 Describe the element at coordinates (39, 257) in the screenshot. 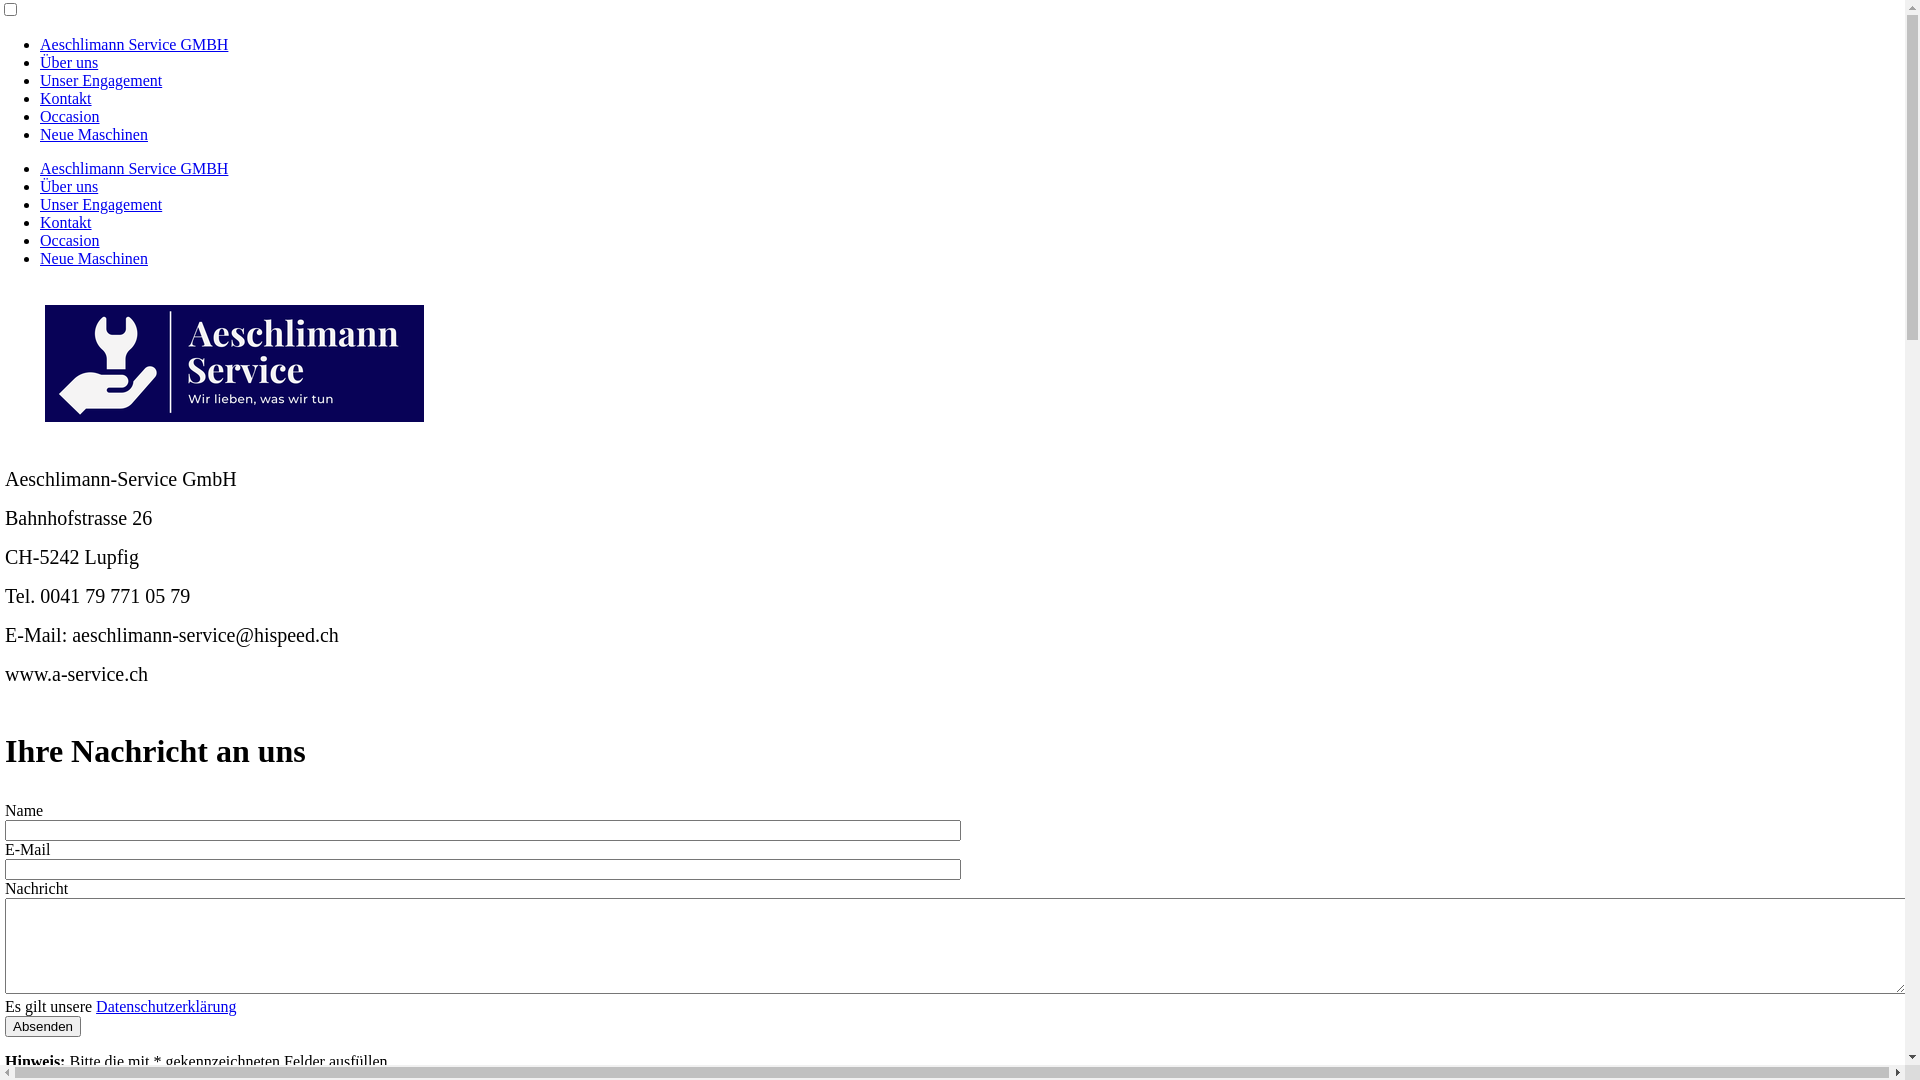

I see `'Neue Maschinen'` at that location.